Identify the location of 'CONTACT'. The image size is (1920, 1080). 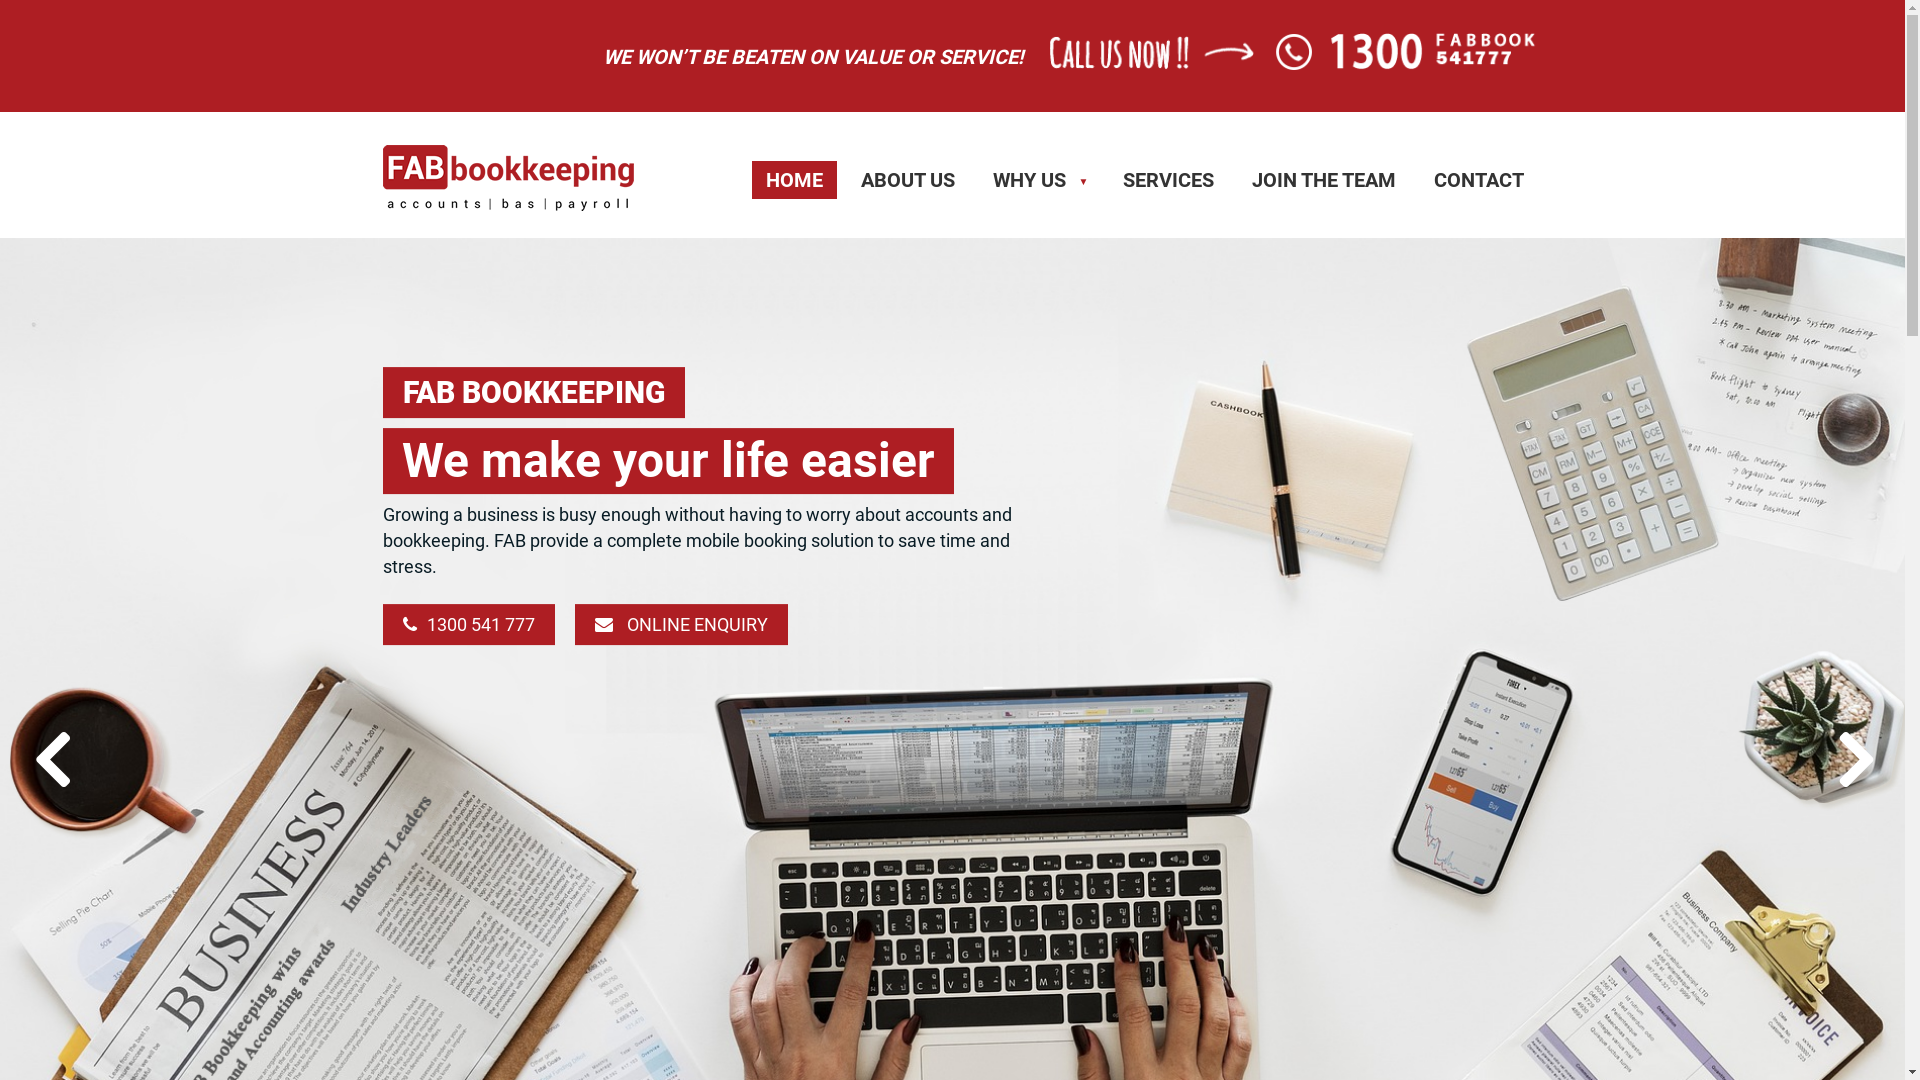
(1478, 180).